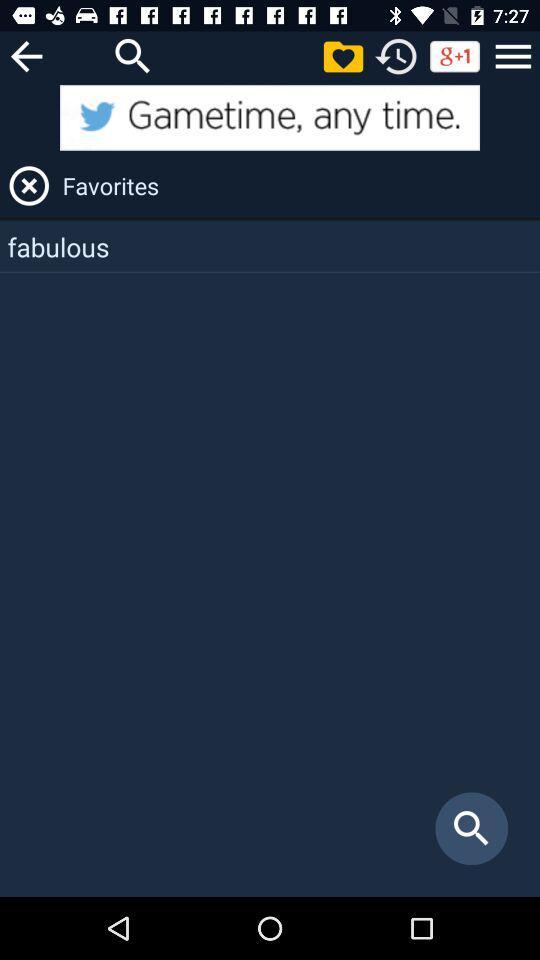 The image size is (540, 960). I want to click on the app above favorites app, so click(513, 55).